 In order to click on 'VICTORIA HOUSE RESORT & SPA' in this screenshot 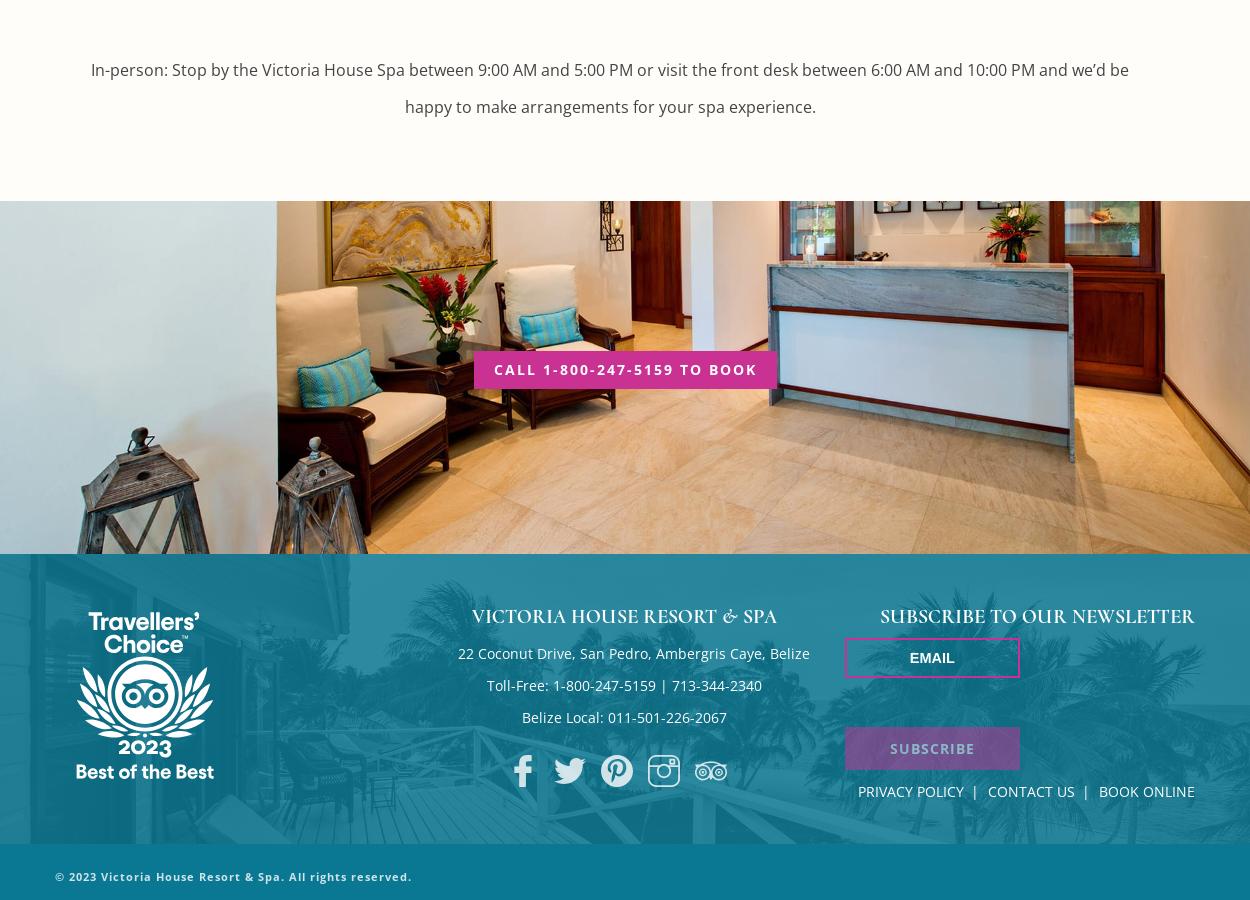, I will do `click(623, 617)`.